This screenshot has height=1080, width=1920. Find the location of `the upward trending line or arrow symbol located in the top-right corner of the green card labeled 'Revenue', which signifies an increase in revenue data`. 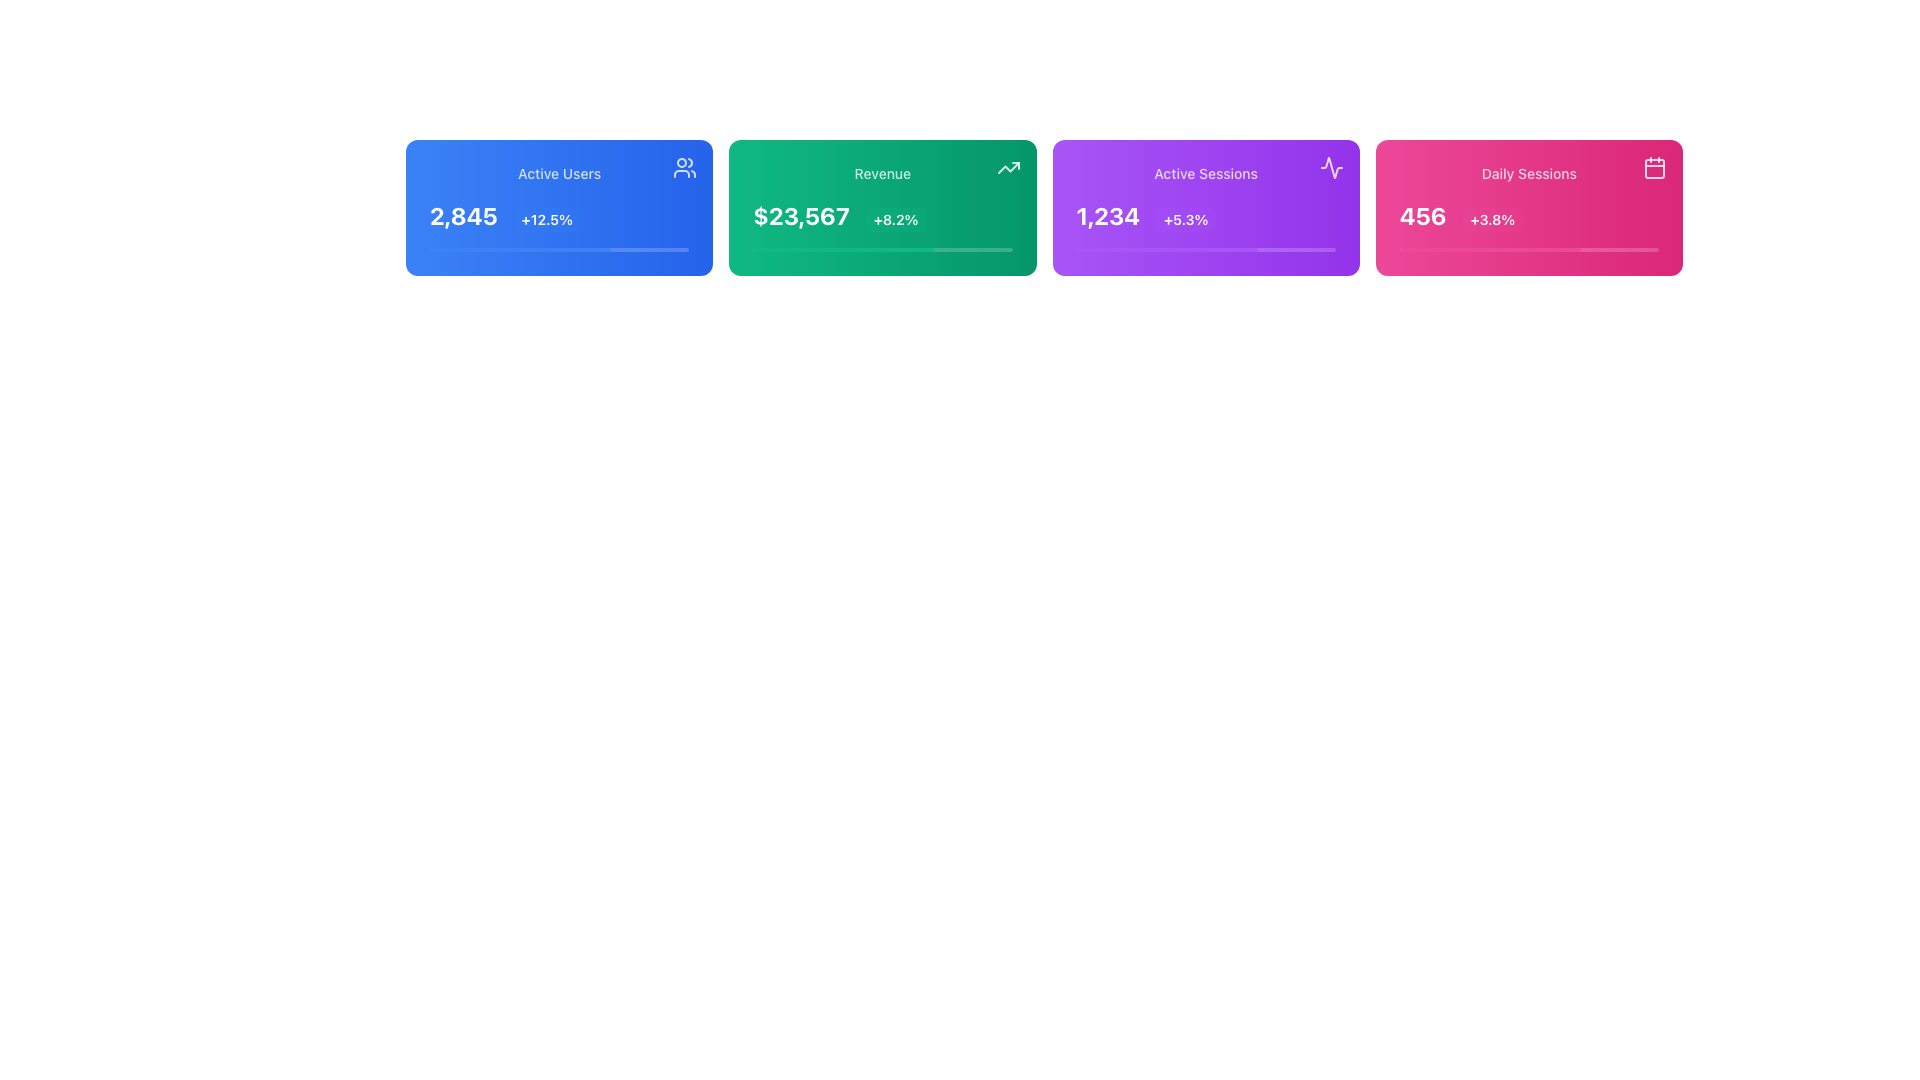

the upward trending line or arrow symbol located in the top-right corner of the green card labeled 'Revenue', which signifies an increase in revenue data is located at coordinates (1008, 167).